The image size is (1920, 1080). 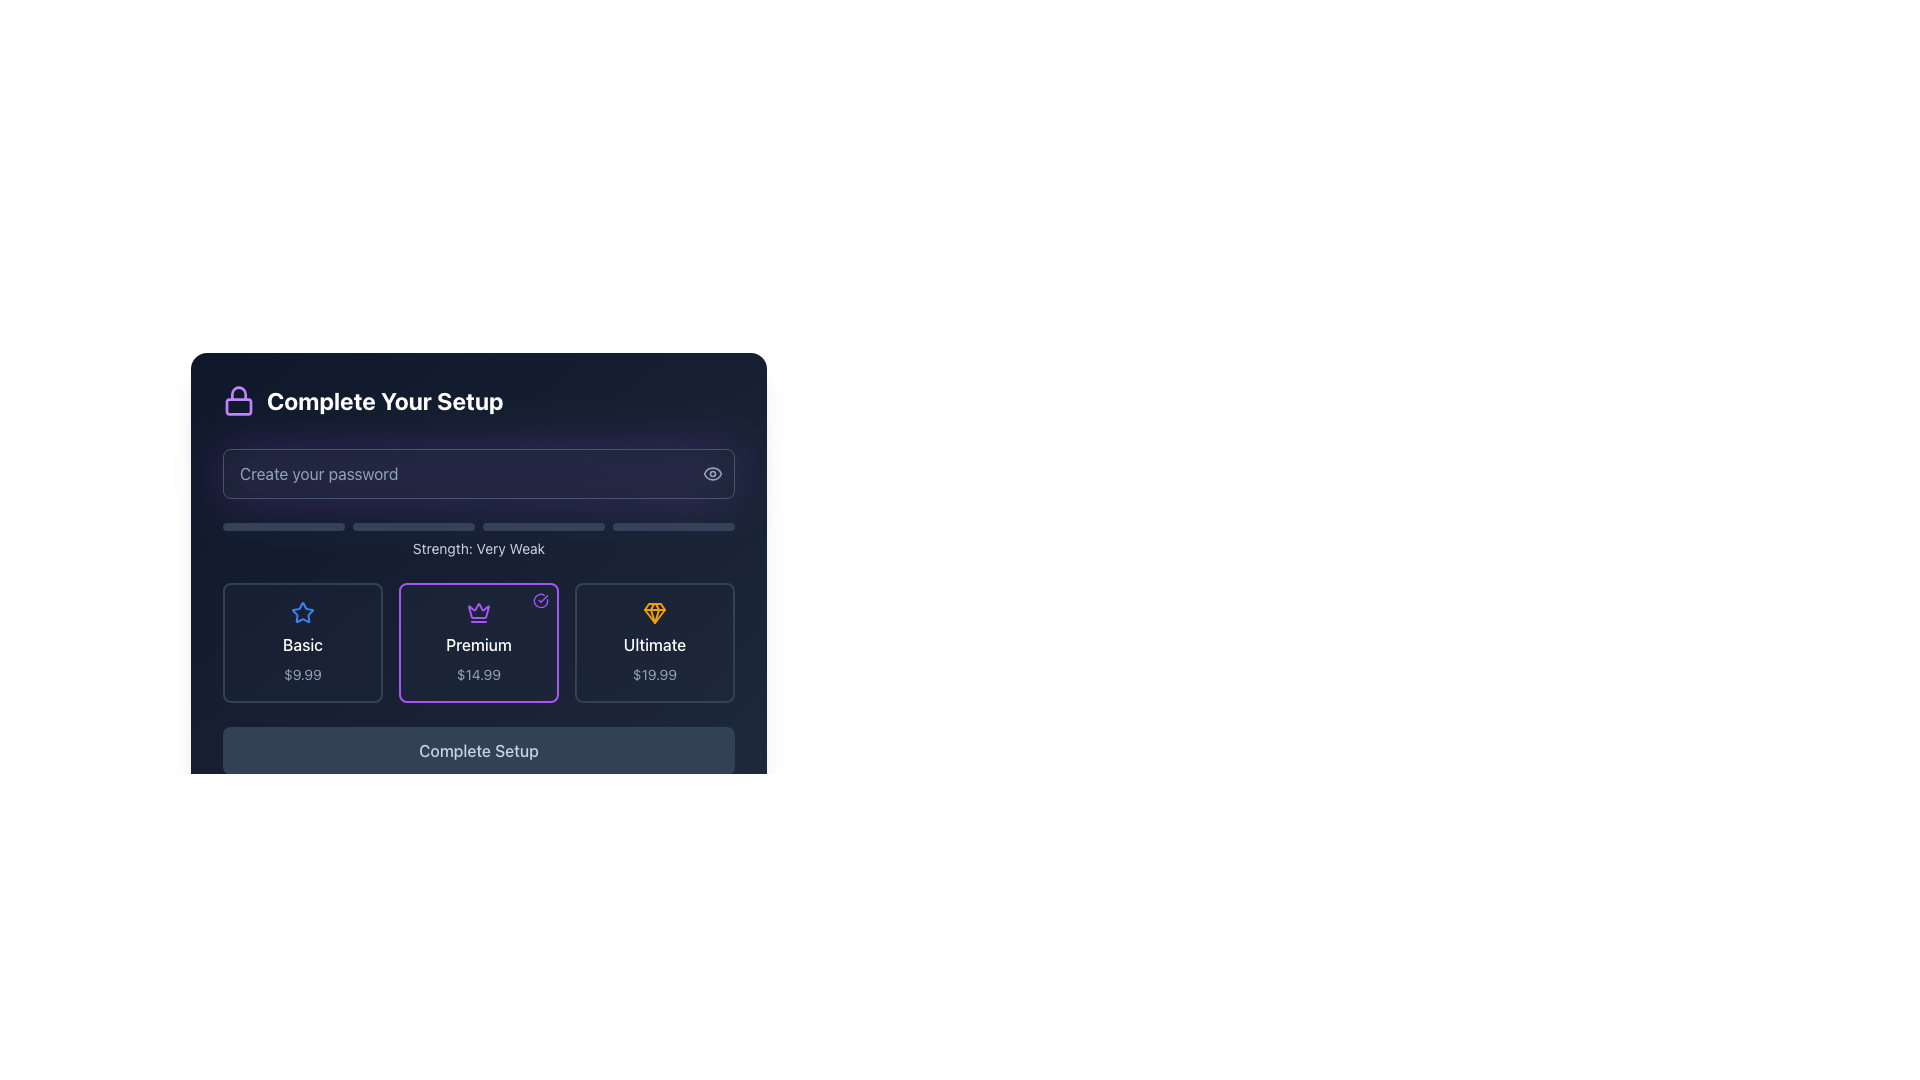 What do you see at coordinates (478, 643) in the screenshot?
I see `to select the 'Premium' option in the Selectable Option Box, which features the text 'Premium' and a purple crown icon above it` at bounding box center [478, 643].